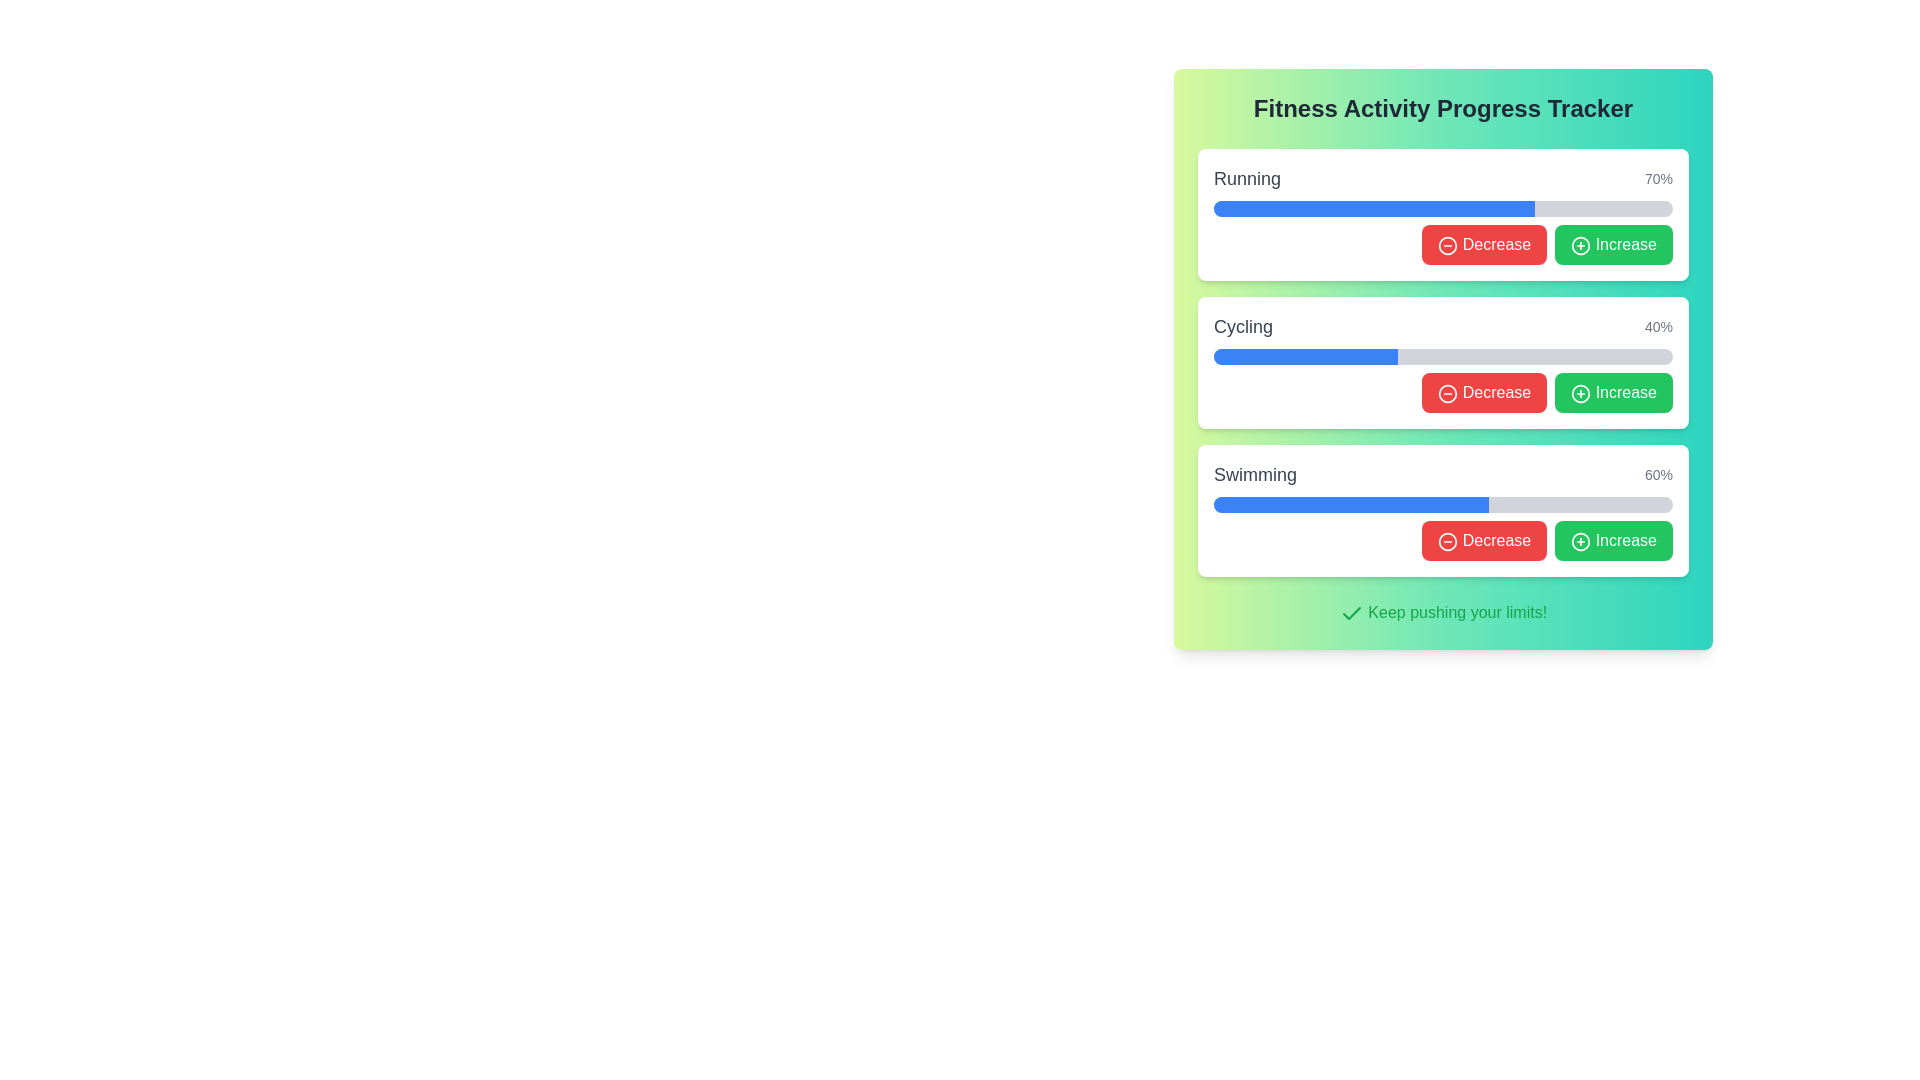 Image resolution: width=1920 pixels, height=1080 pixels. Describe the element at coordinates (1443, 540) in the screenshot. I see `the 'Decrease' or 'Increase' button in the Horizontal button group` at that location.